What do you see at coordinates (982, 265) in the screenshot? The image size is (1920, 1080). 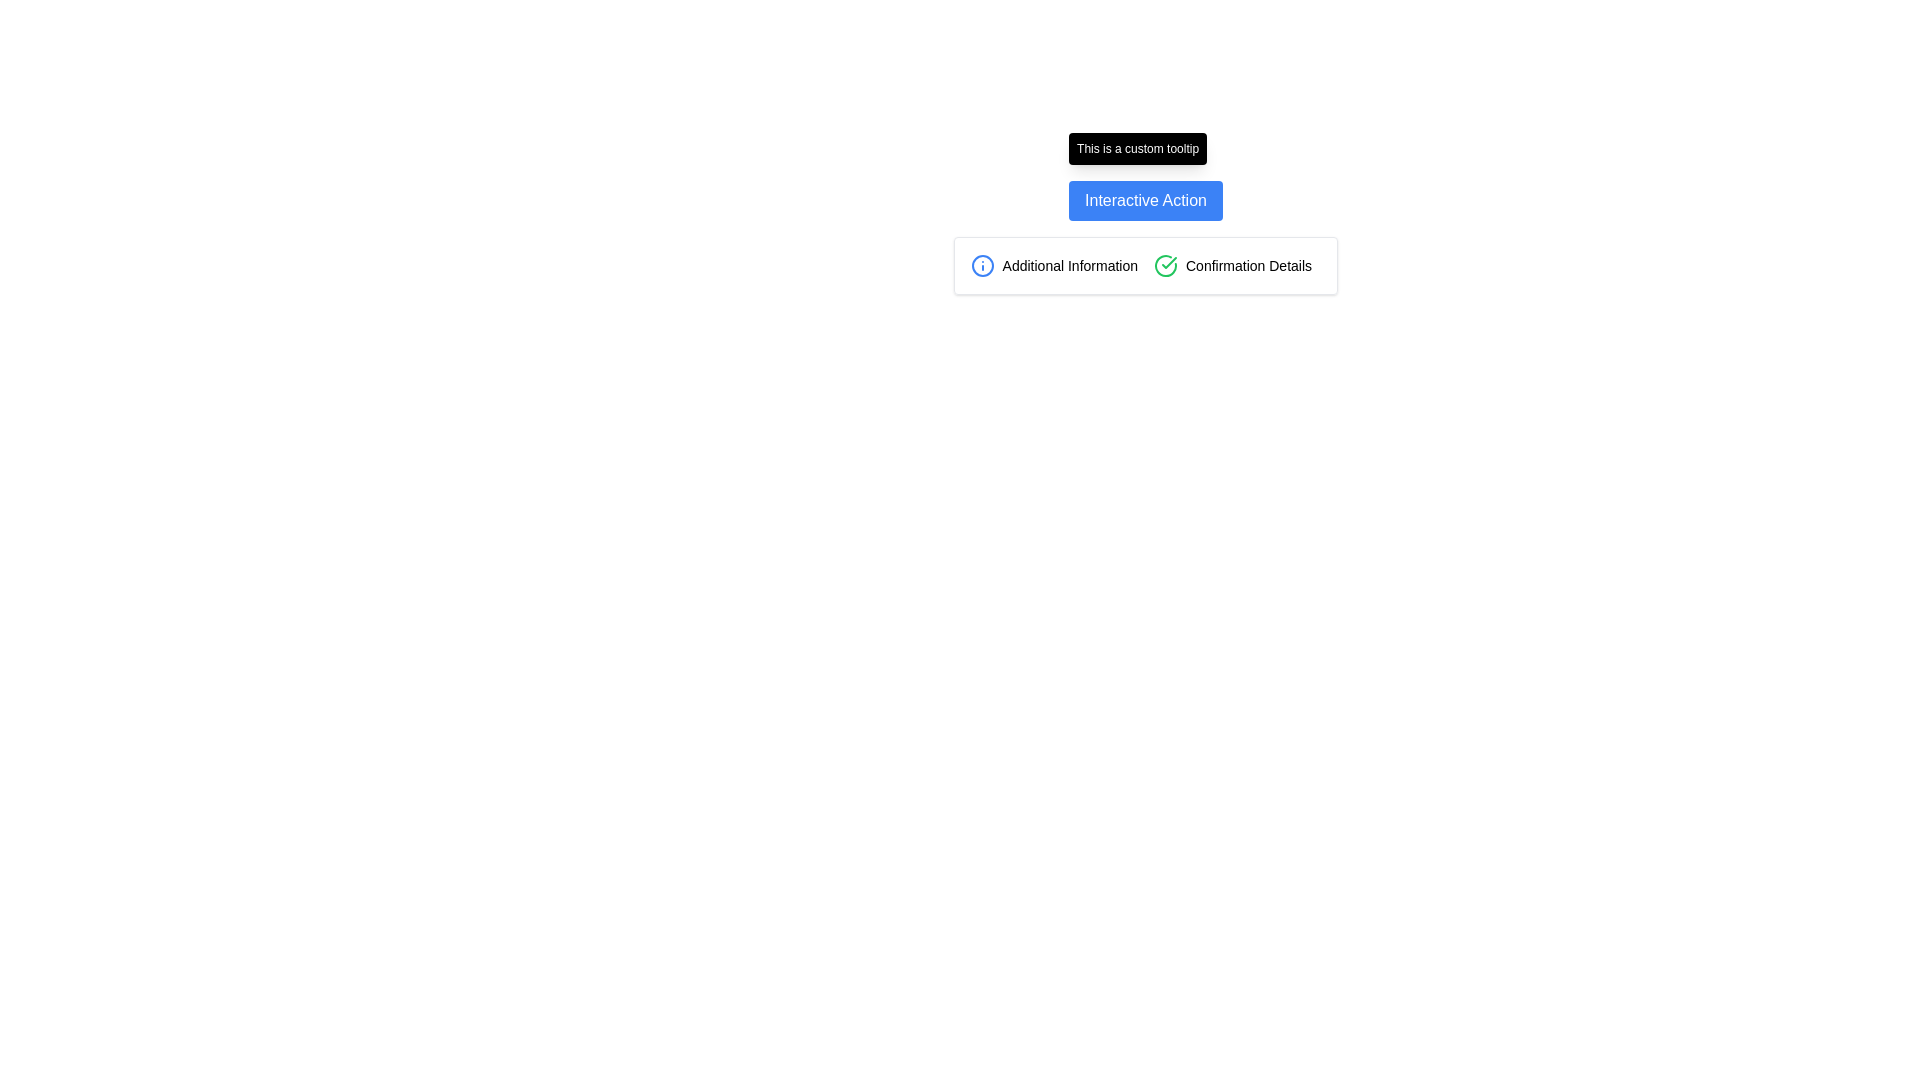 I see `the small circular informational icon with a blue outline and a white background, which features an 'i' symbol, located at the far left of the horizontal group containing the 'Additional Information' label` at bounding box center [982, 265].